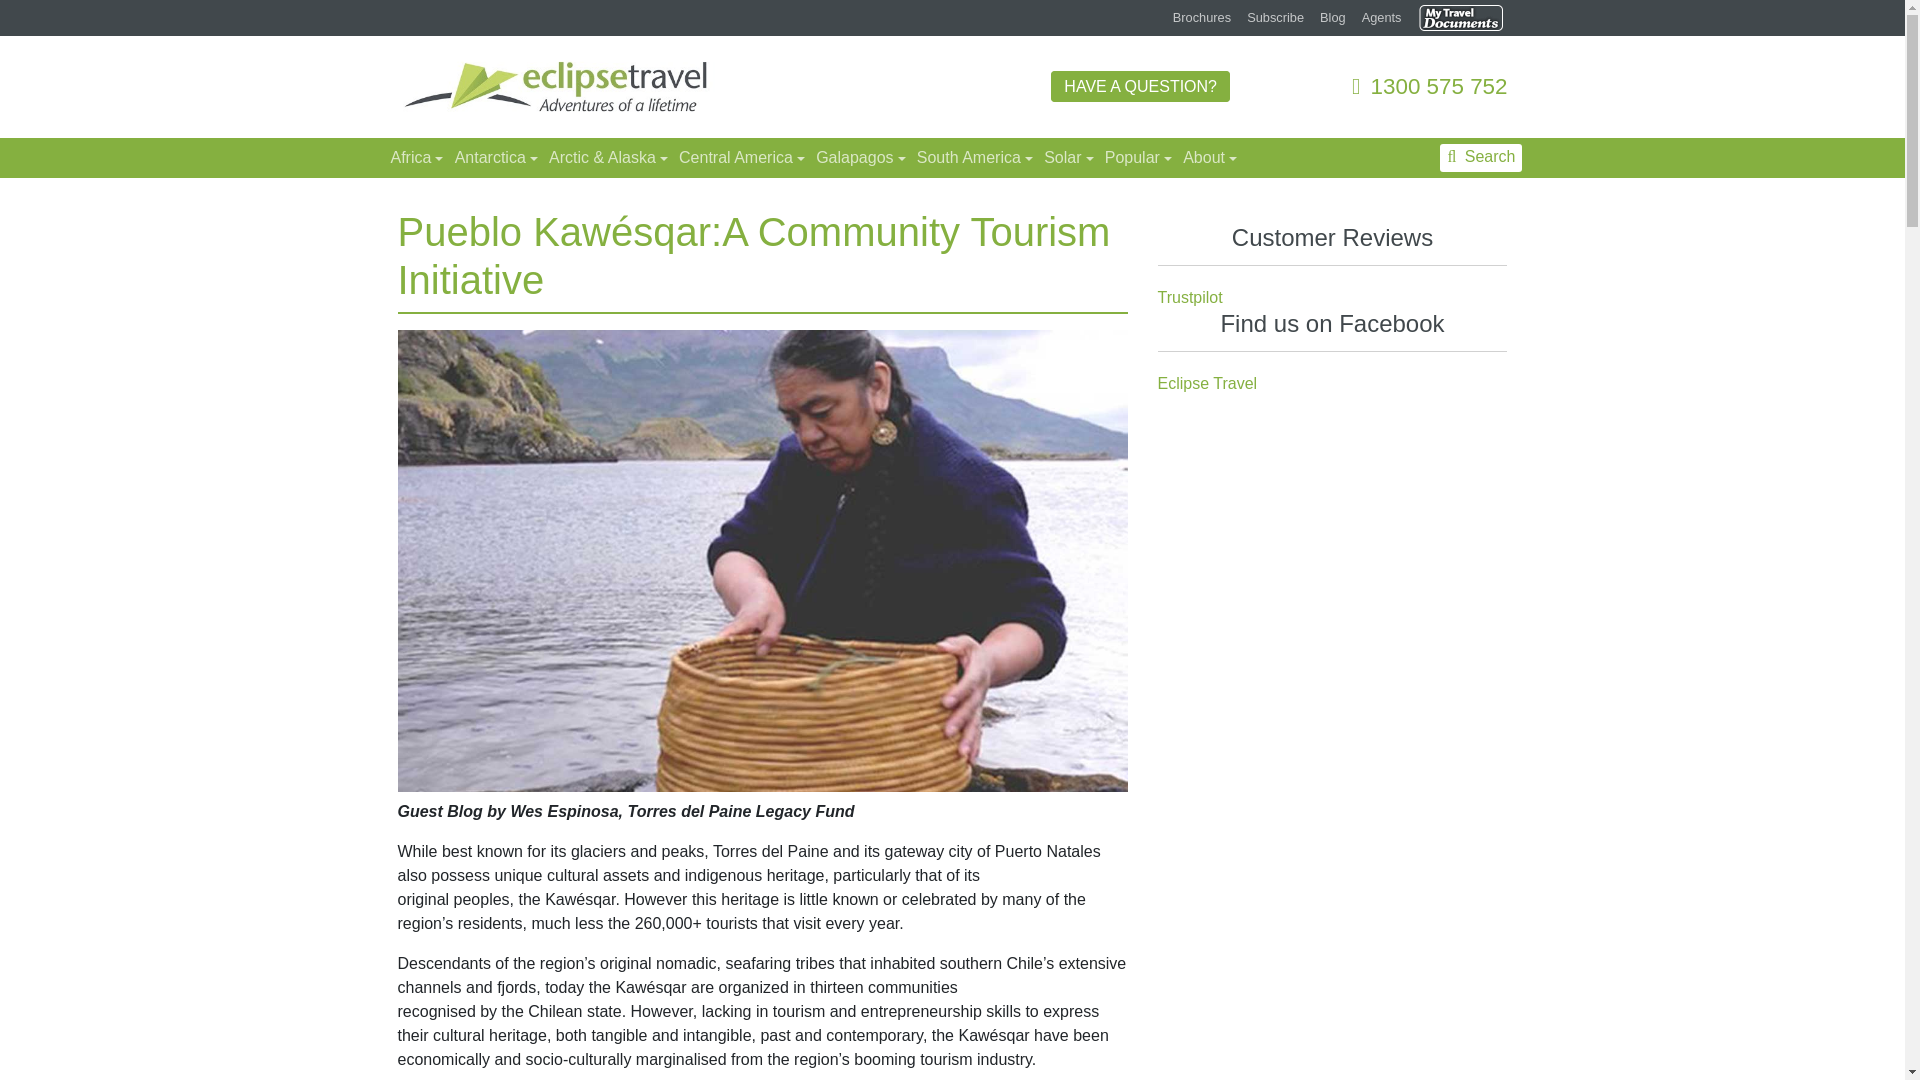 The width and height of the screenshot is (1920, 1080). What do you see at coordinates (1065, 157) in the screenshot?
I see `'Solar'` at bounding box center [1065, 157].